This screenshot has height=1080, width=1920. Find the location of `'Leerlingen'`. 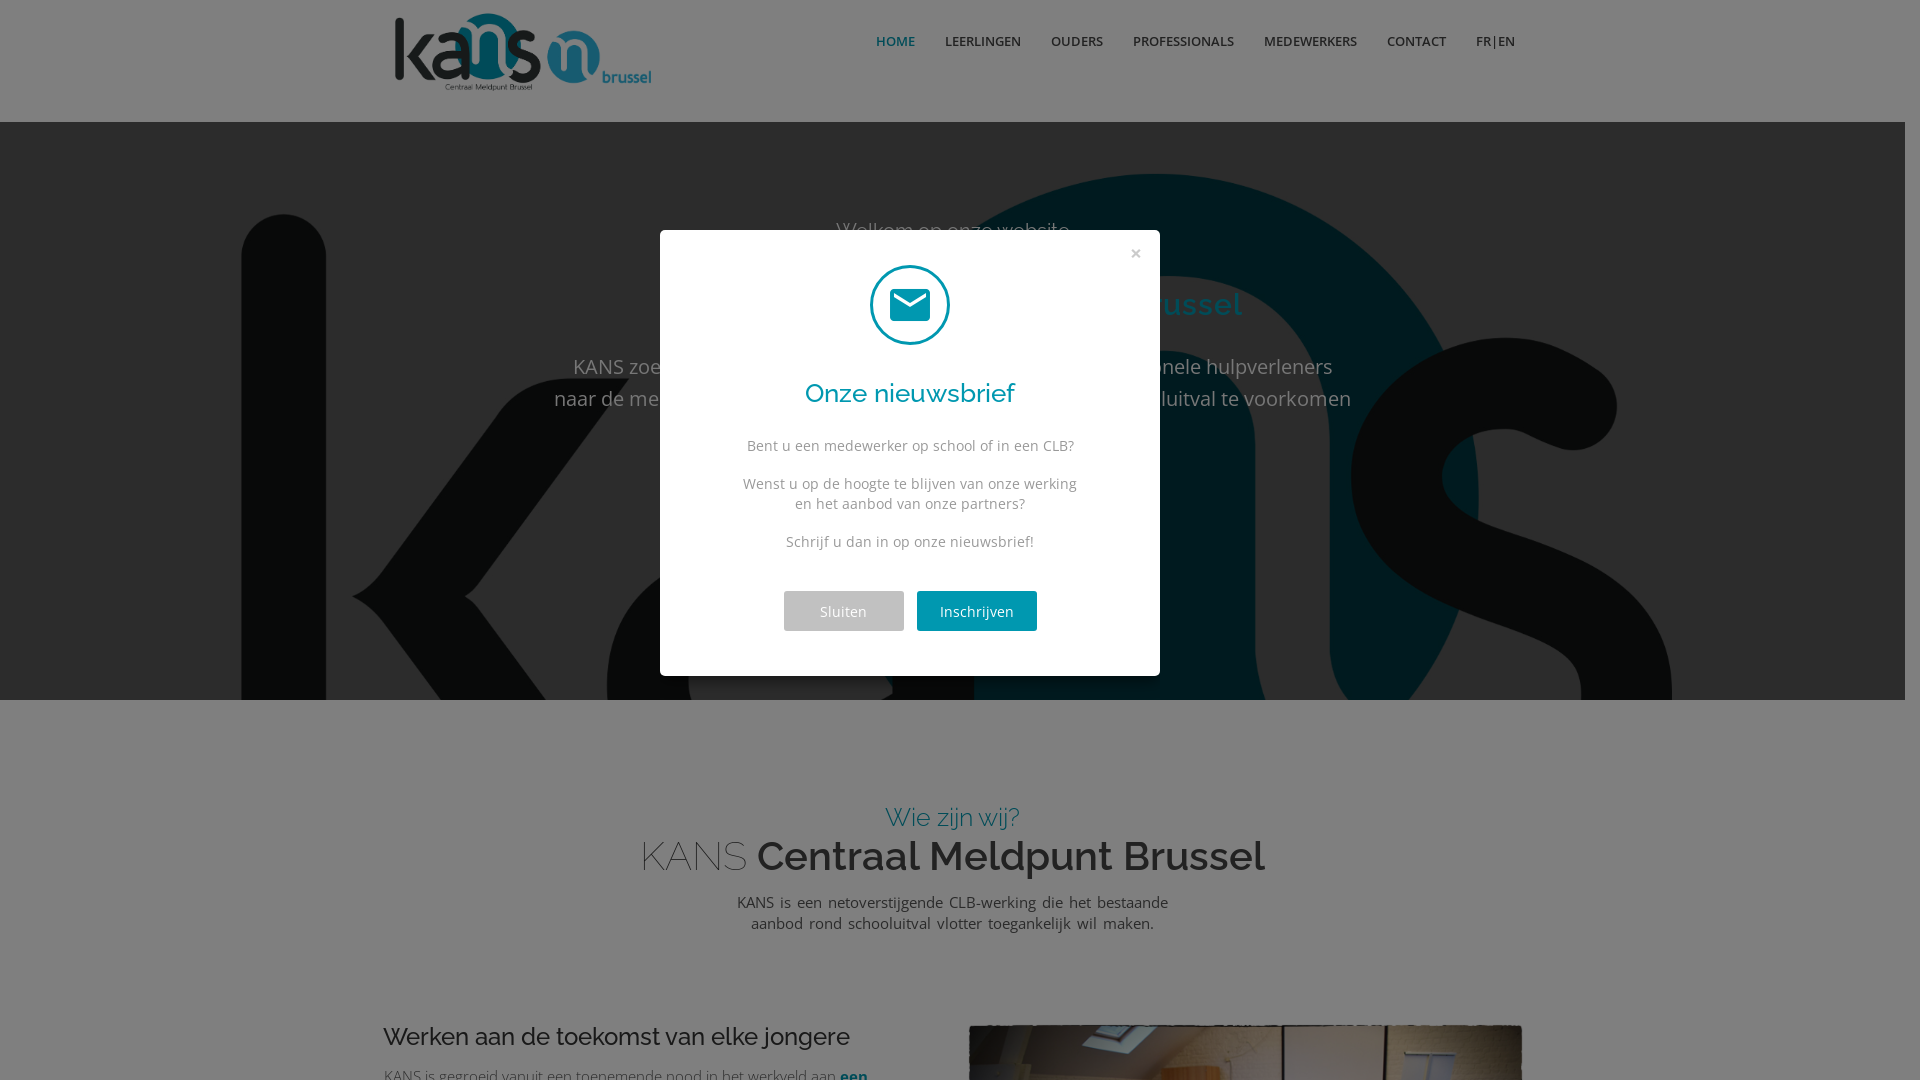

'Leerlingen' is located at coordinates (789, 483).